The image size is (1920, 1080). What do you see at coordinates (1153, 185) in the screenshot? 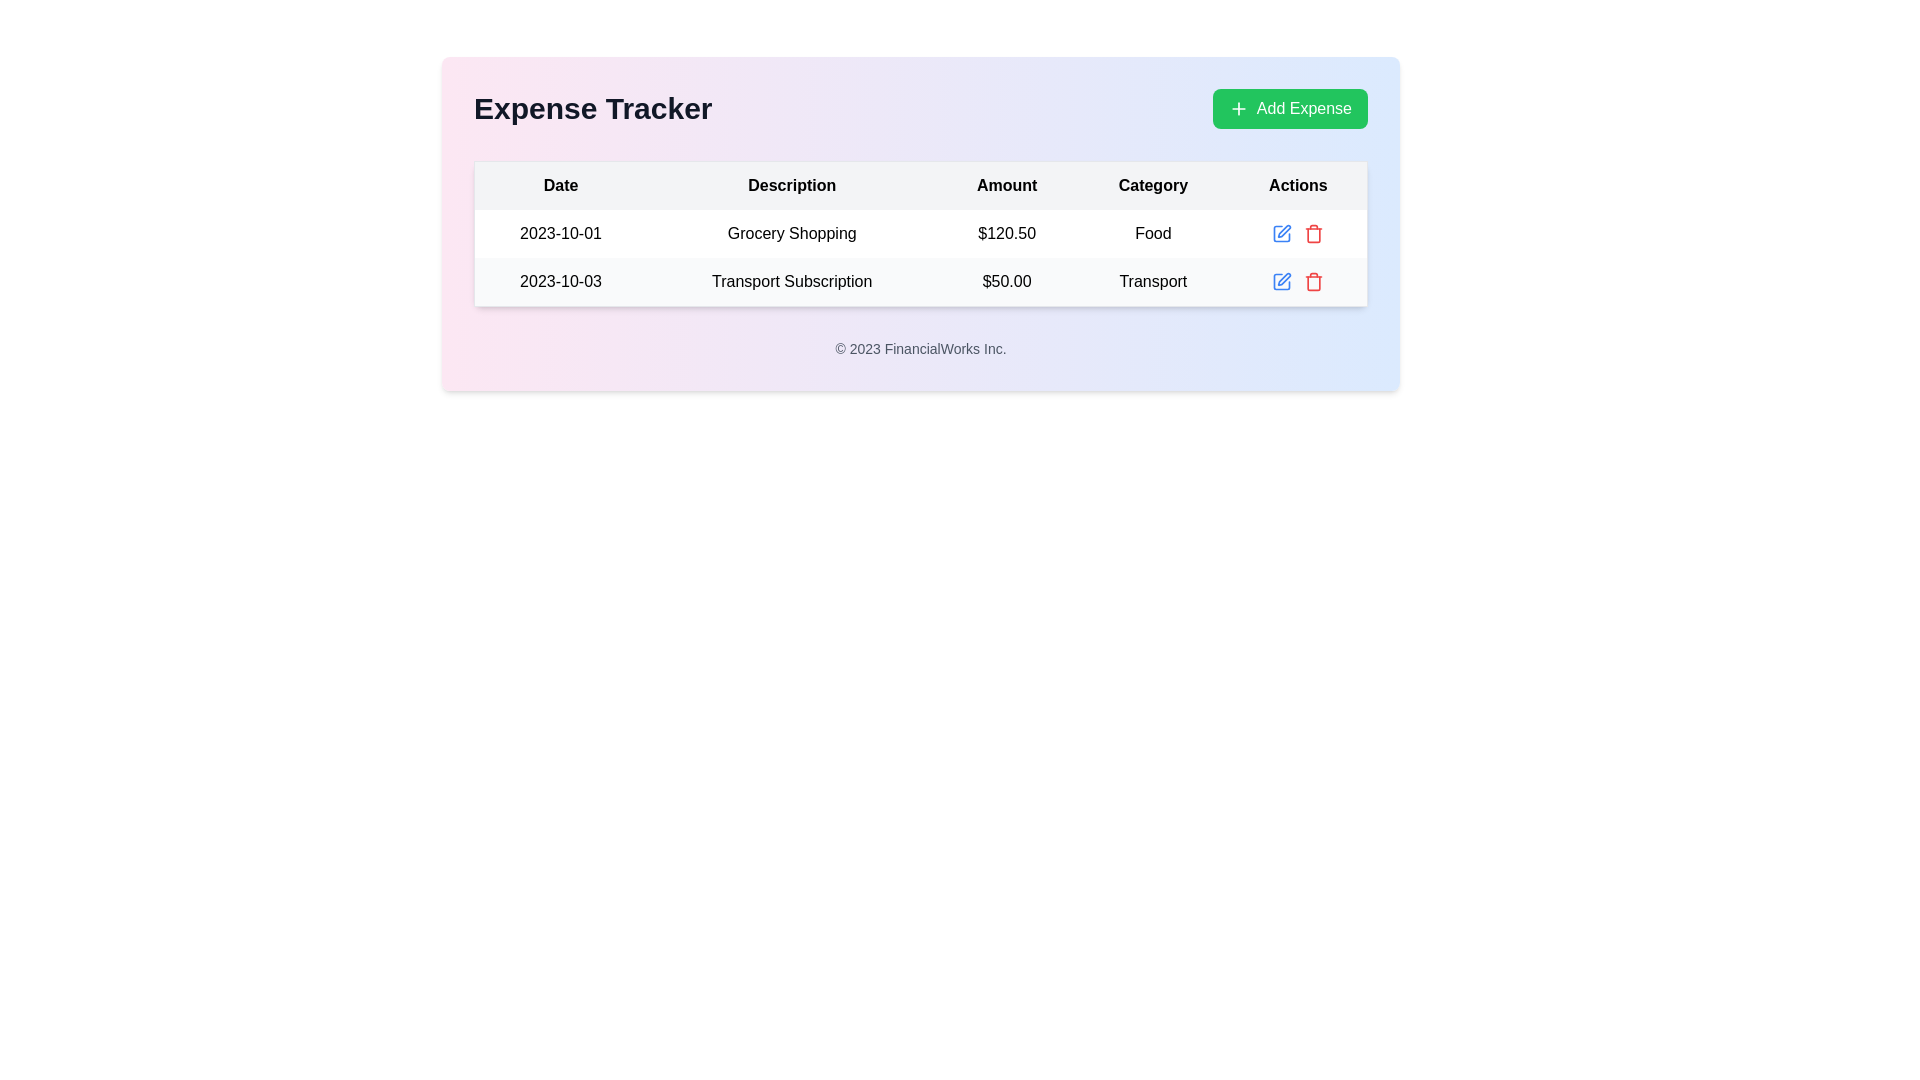
I see `text label in the fourth column header, which displays the word 'Category'` at bounding box center [1153, 185].